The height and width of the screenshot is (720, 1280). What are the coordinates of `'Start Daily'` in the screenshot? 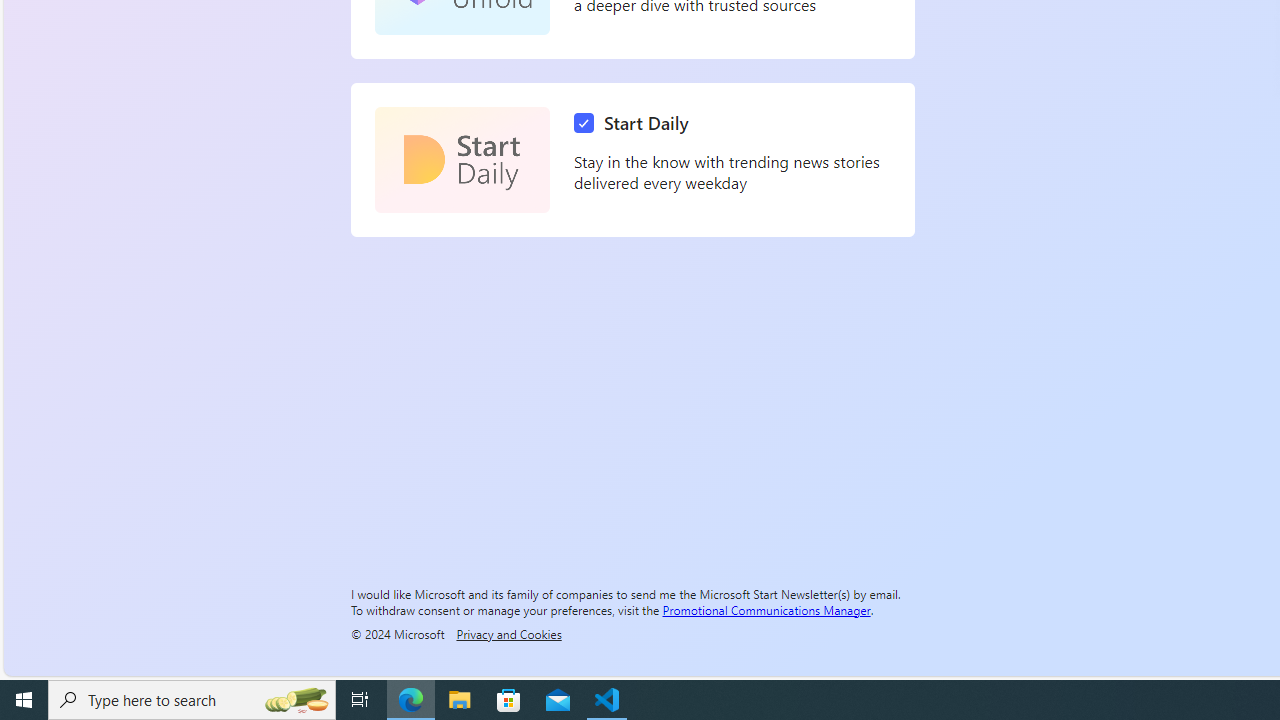 It's located at (461, 159).